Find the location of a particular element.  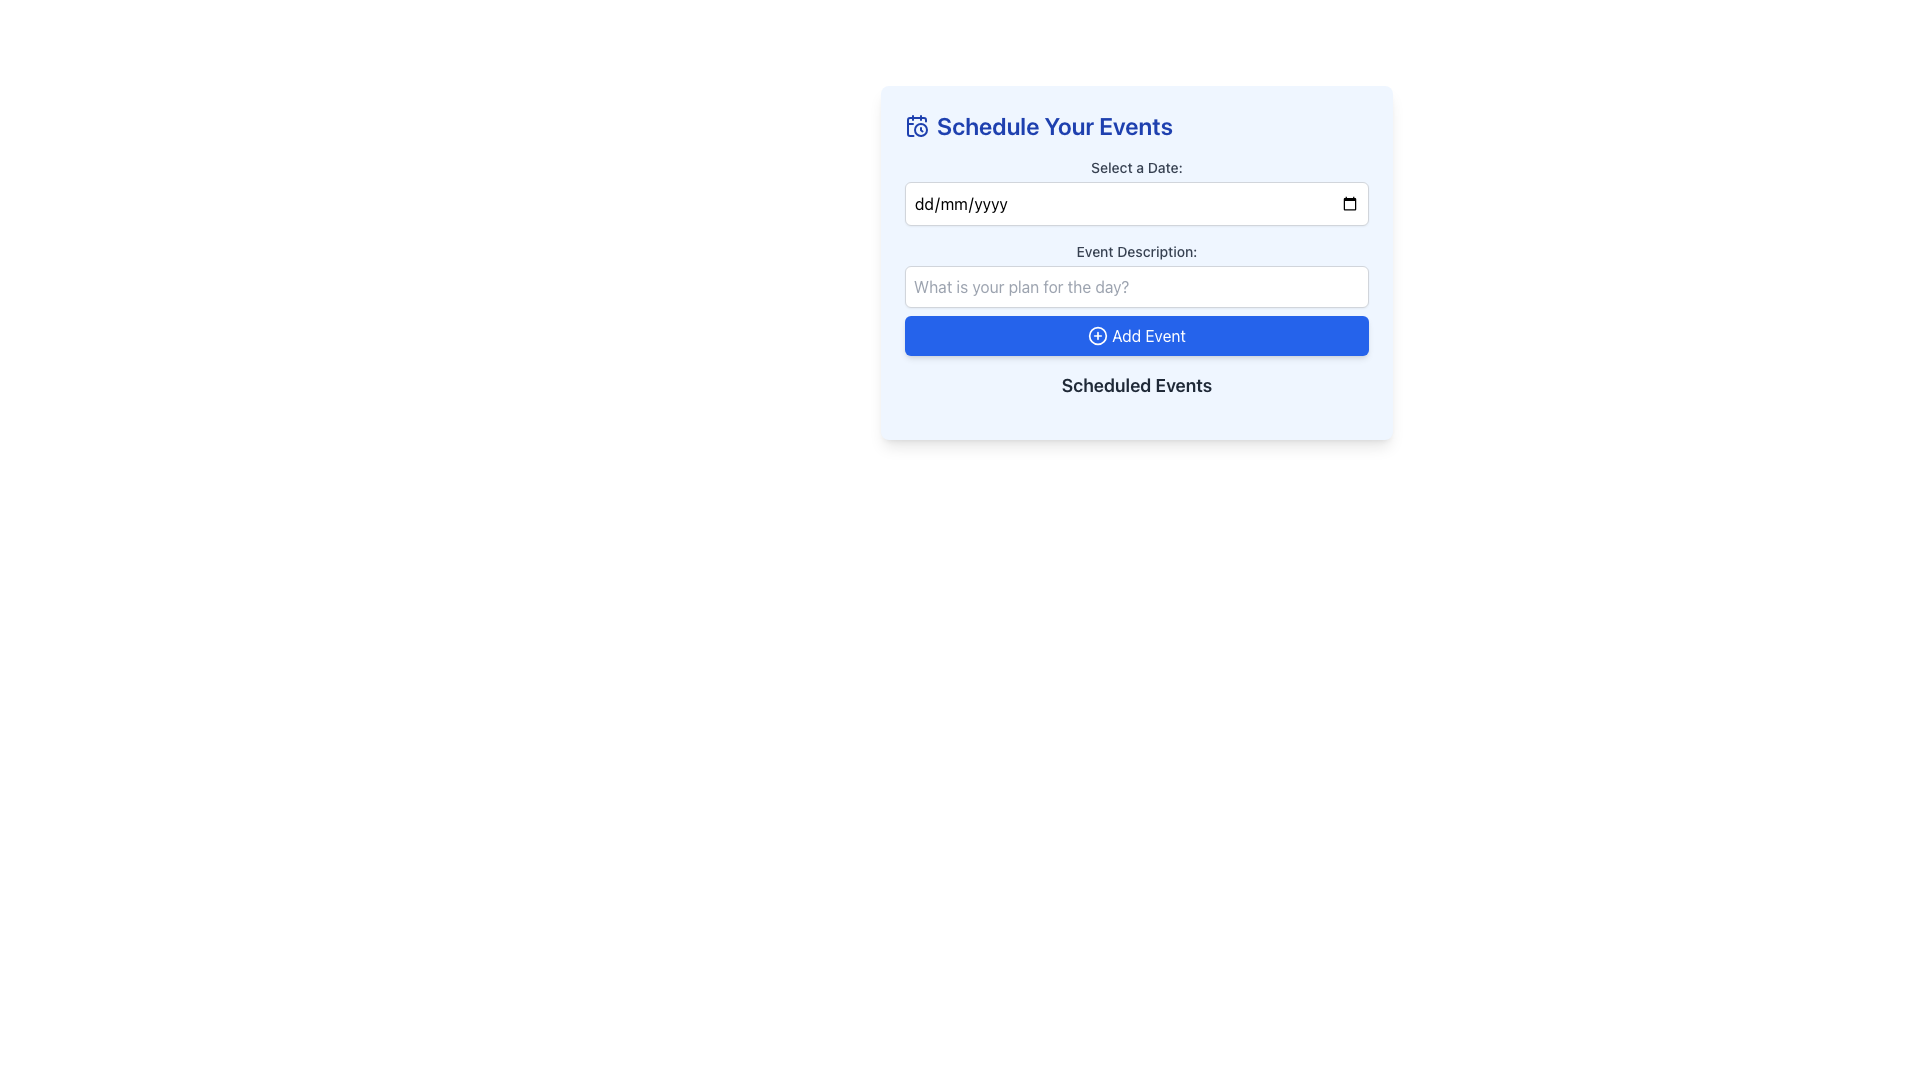

the Text Header displaying 'Schedule Your Events', which is centrally aligned above the 'Select a Date' field is located at coordinates (1137, 126).